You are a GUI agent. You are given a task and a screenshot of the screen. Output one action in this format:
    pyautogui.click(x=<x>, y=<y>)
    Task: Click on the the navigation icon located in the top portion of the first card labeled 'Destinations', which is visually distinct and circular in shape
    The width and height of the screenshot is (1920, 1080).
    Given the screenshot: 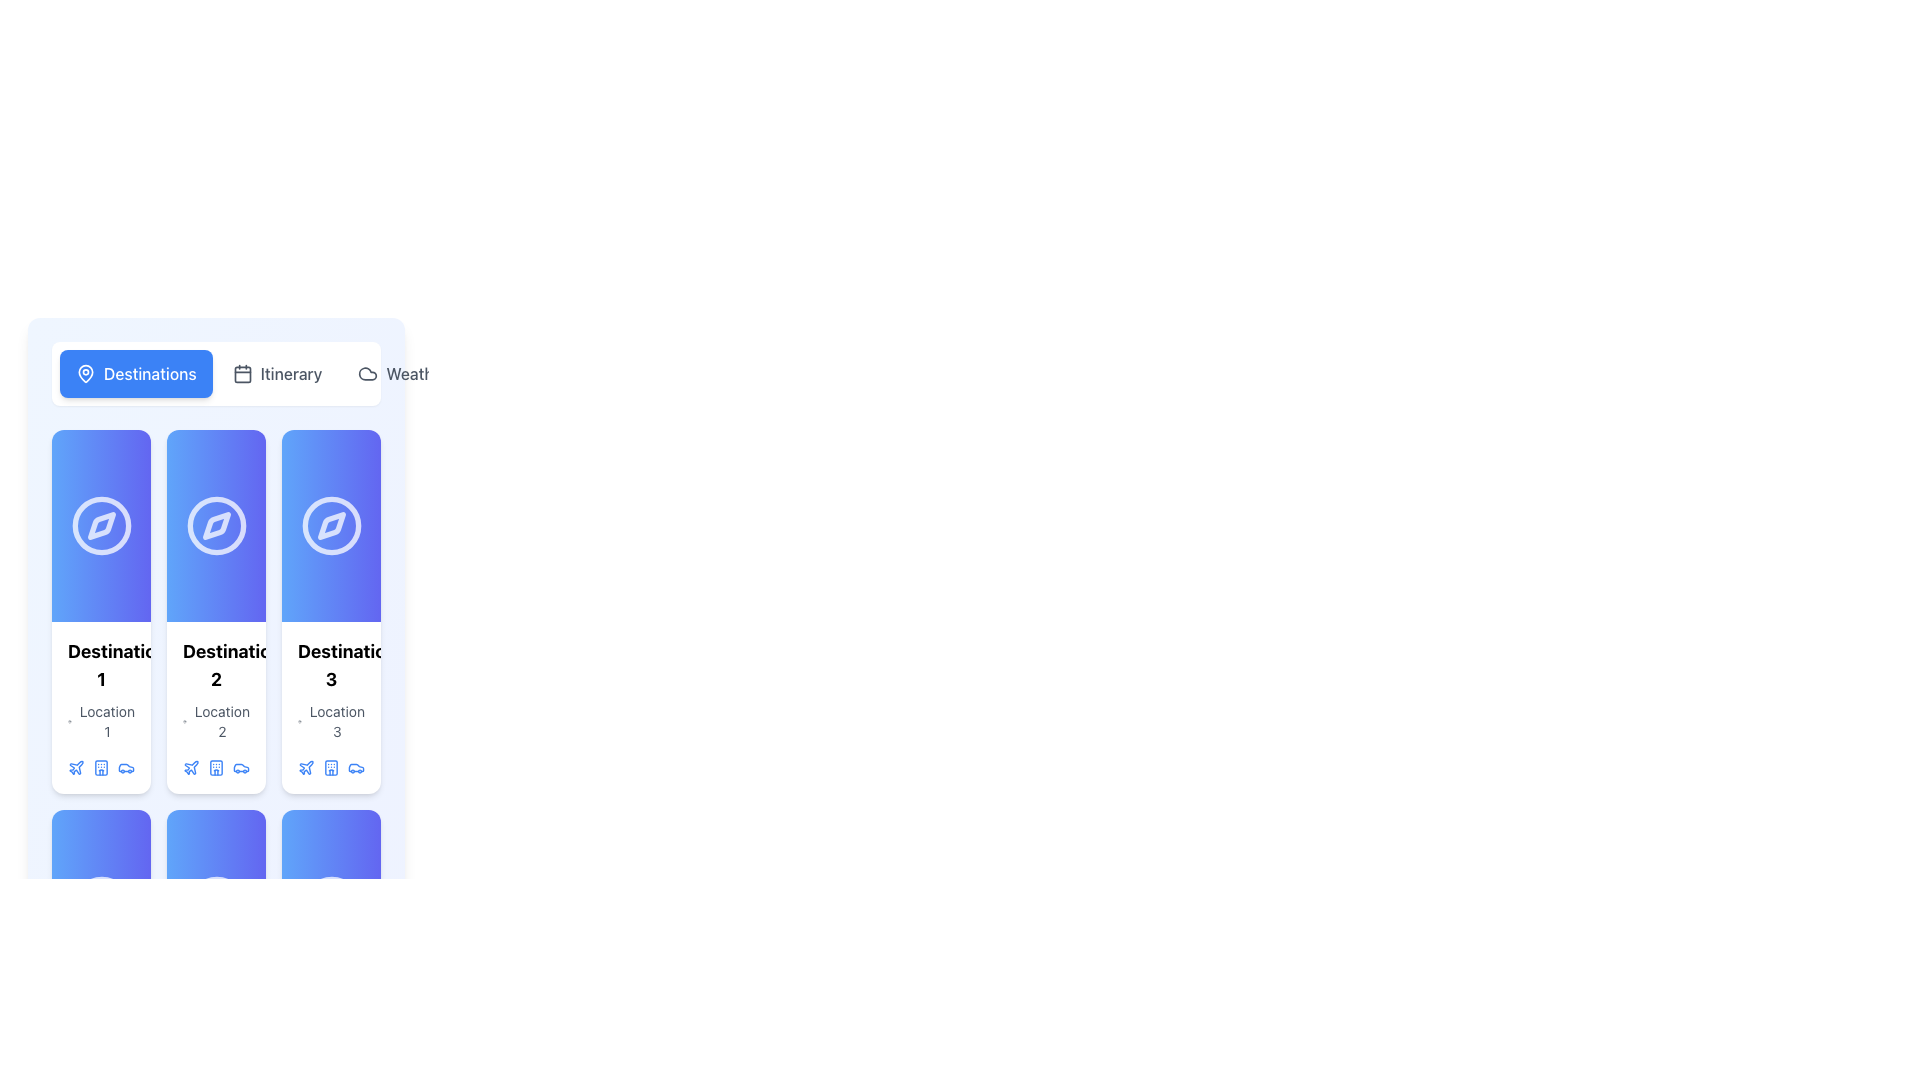 What is the action you would take?
    pyautogui.click(x=100, y=524)
    